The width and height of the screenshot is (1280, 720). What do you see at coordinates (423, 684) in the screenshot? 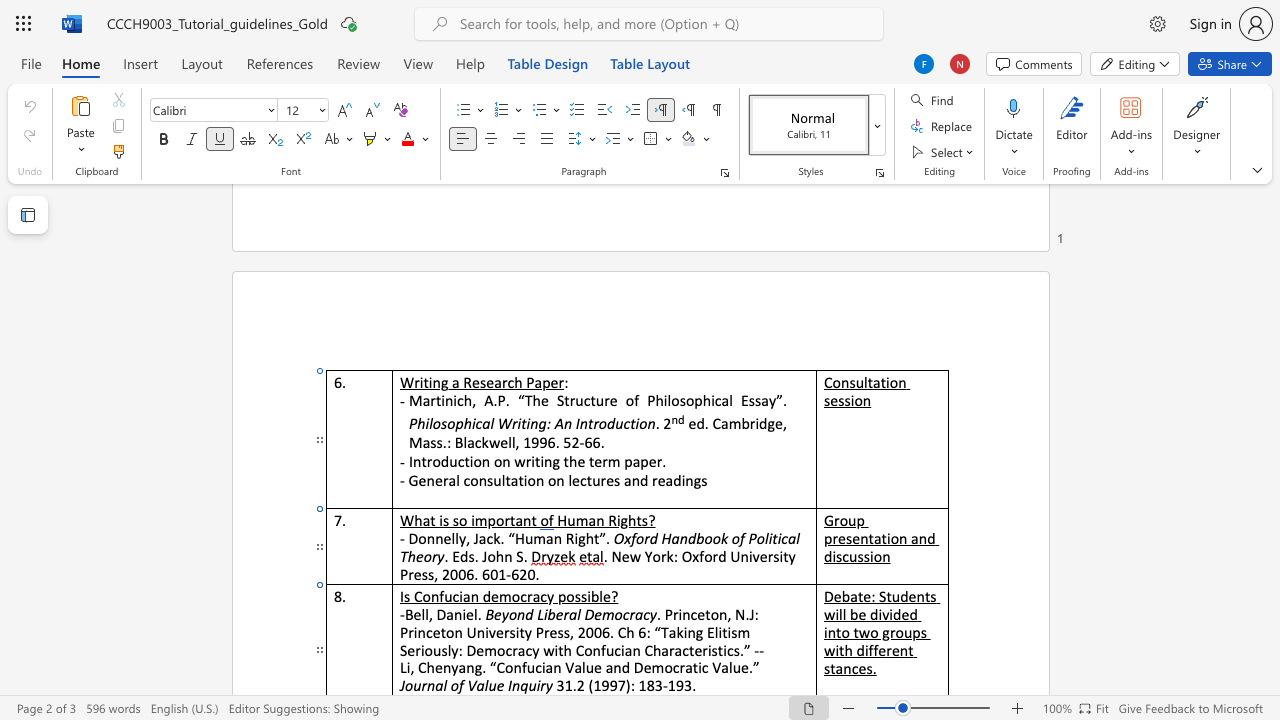
I see `the 1th character "r" in the text` at bounding box center [423, 684].